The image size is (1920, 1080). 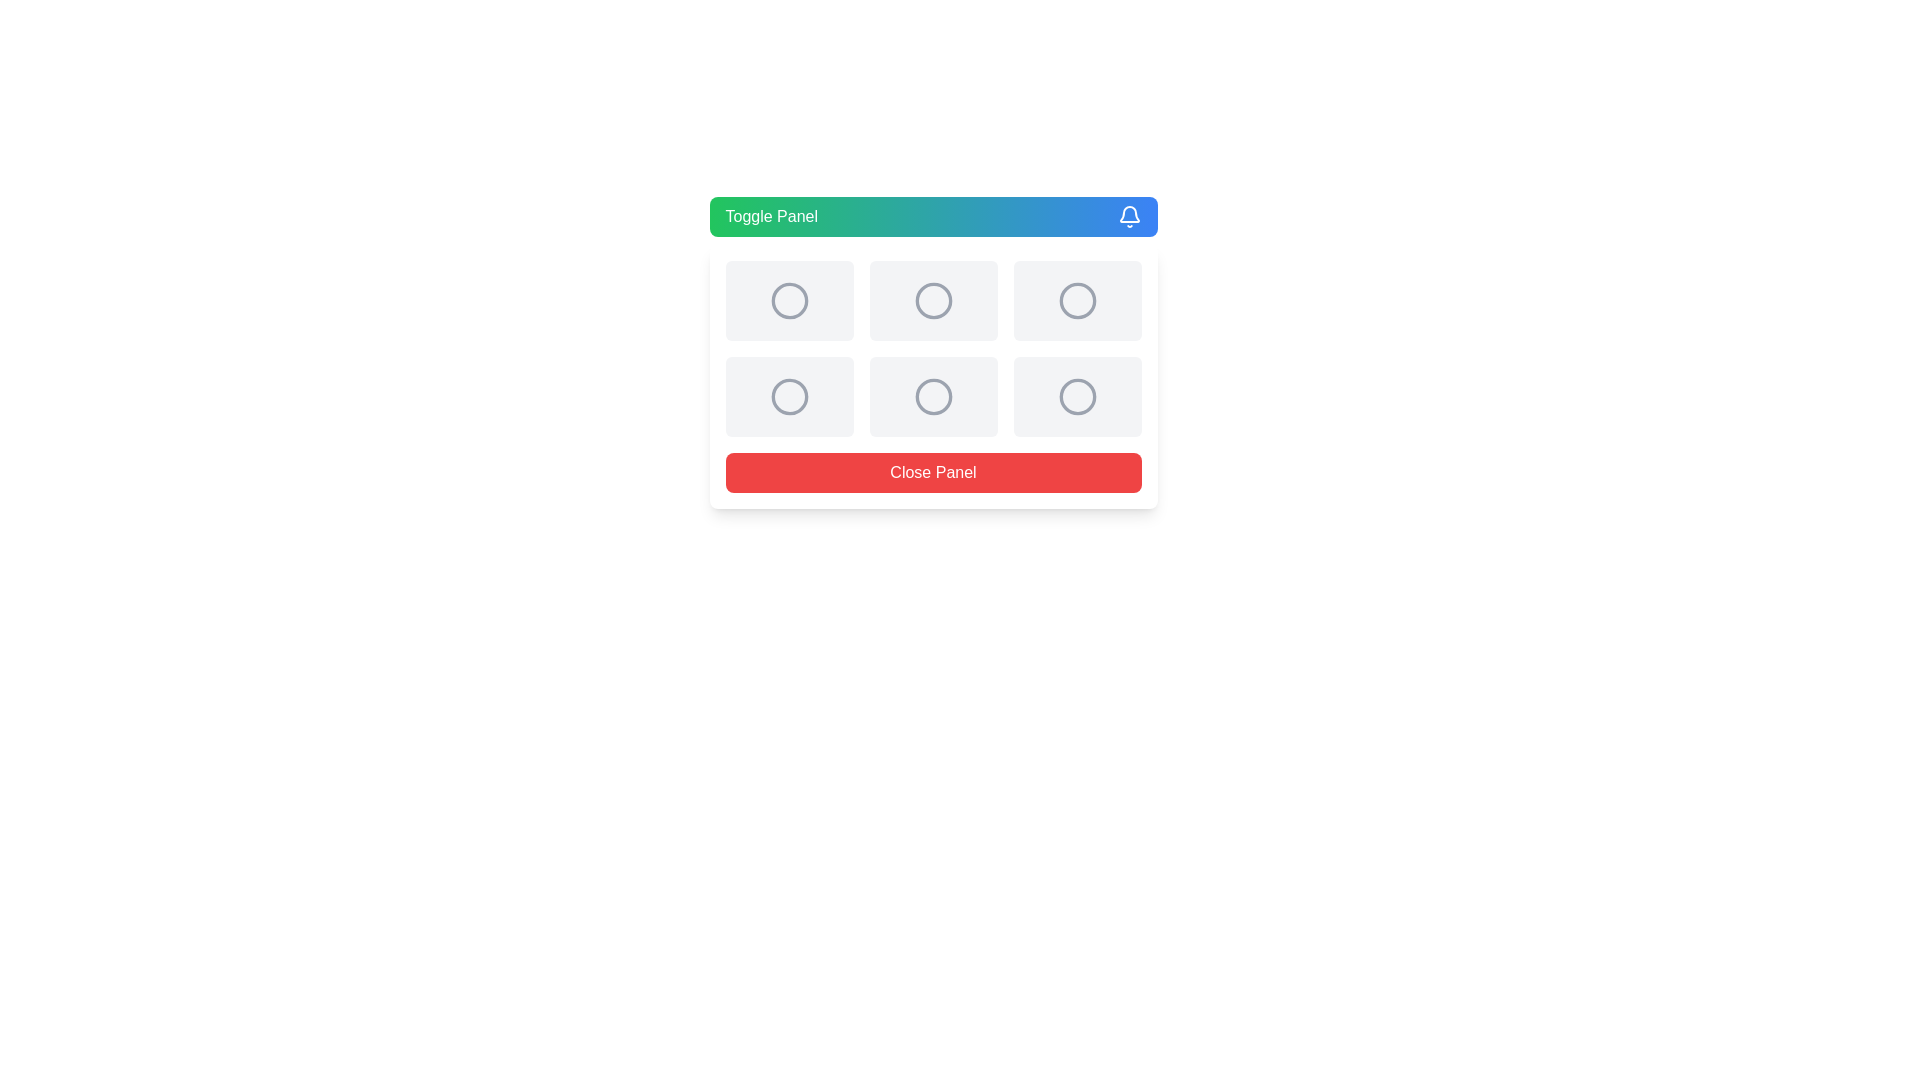 I want to click on the grid cell in the second column and first row that has a centered circular icon outlined in lighter gray, which is styled as a gray rounded rectangle, so click(x=932, y=300).